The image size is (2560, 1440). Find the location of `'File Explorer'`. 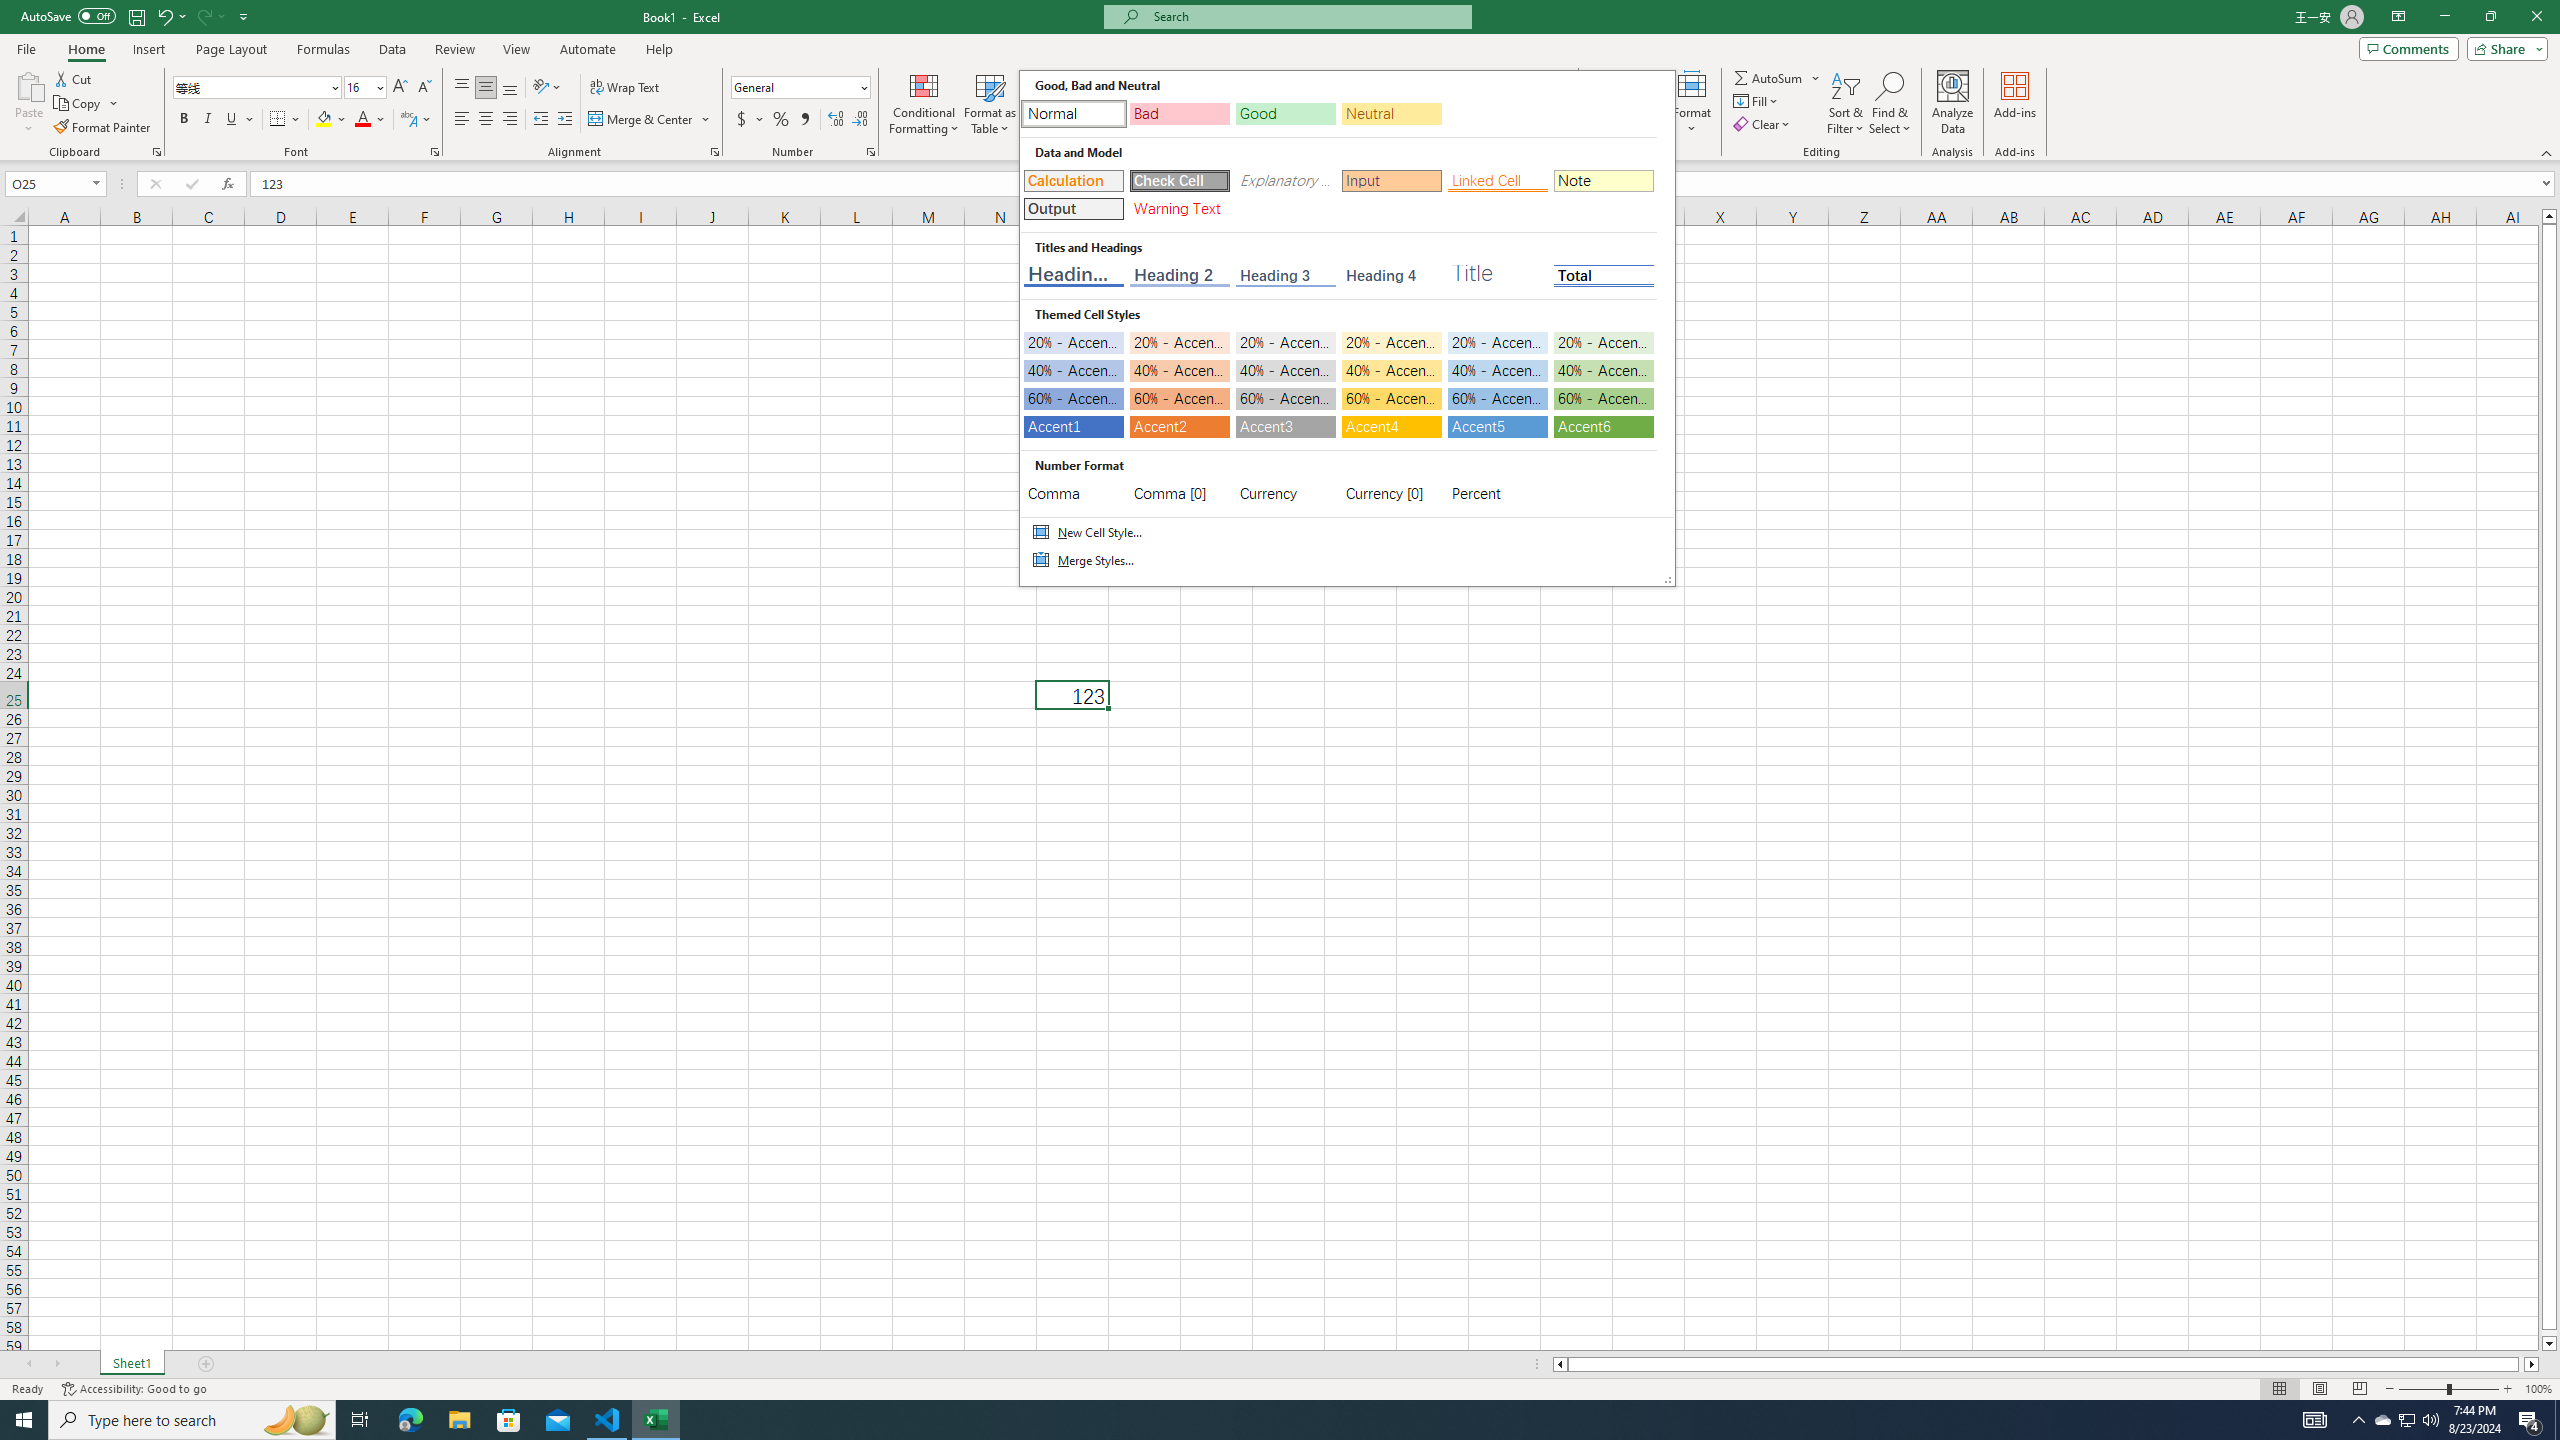

'File Explorer' is located at coordinates (458, 1418).